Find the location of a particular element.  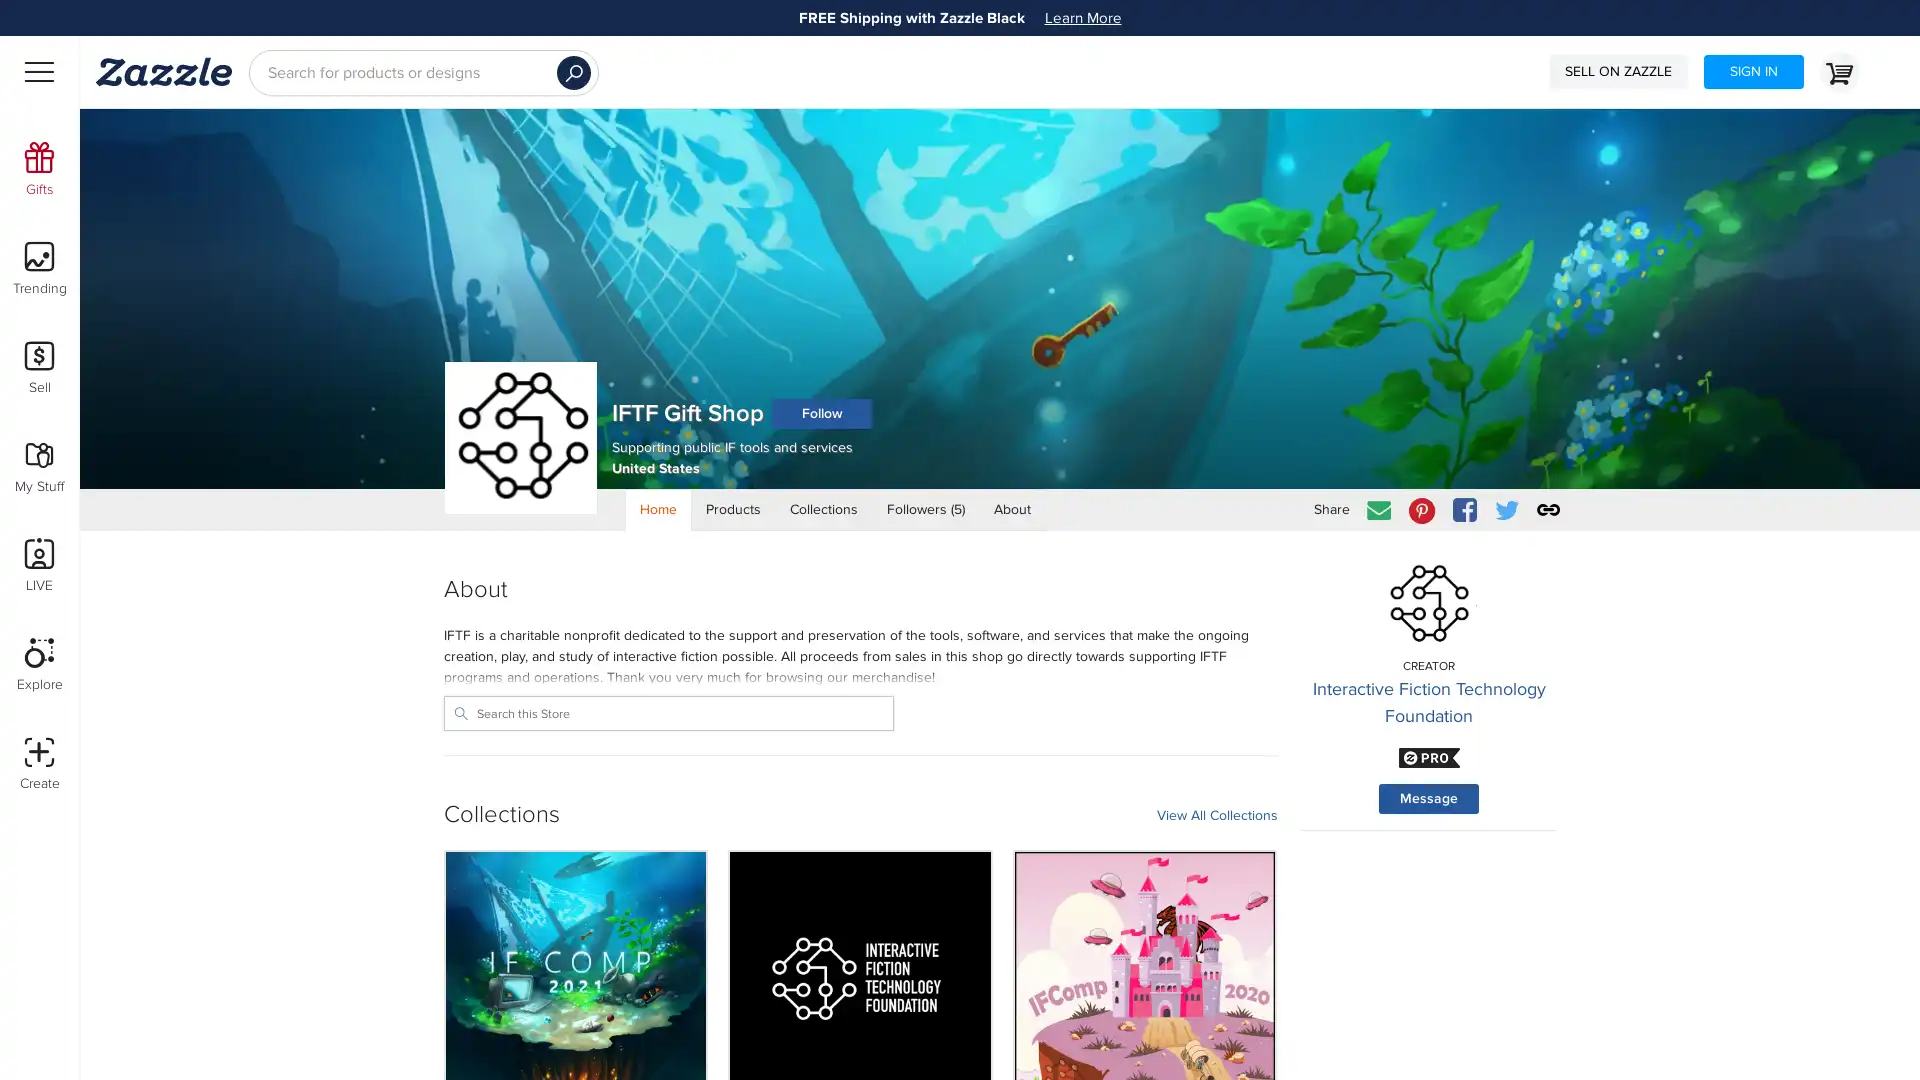

SIGN IN is located at coordinates (1752, 71).